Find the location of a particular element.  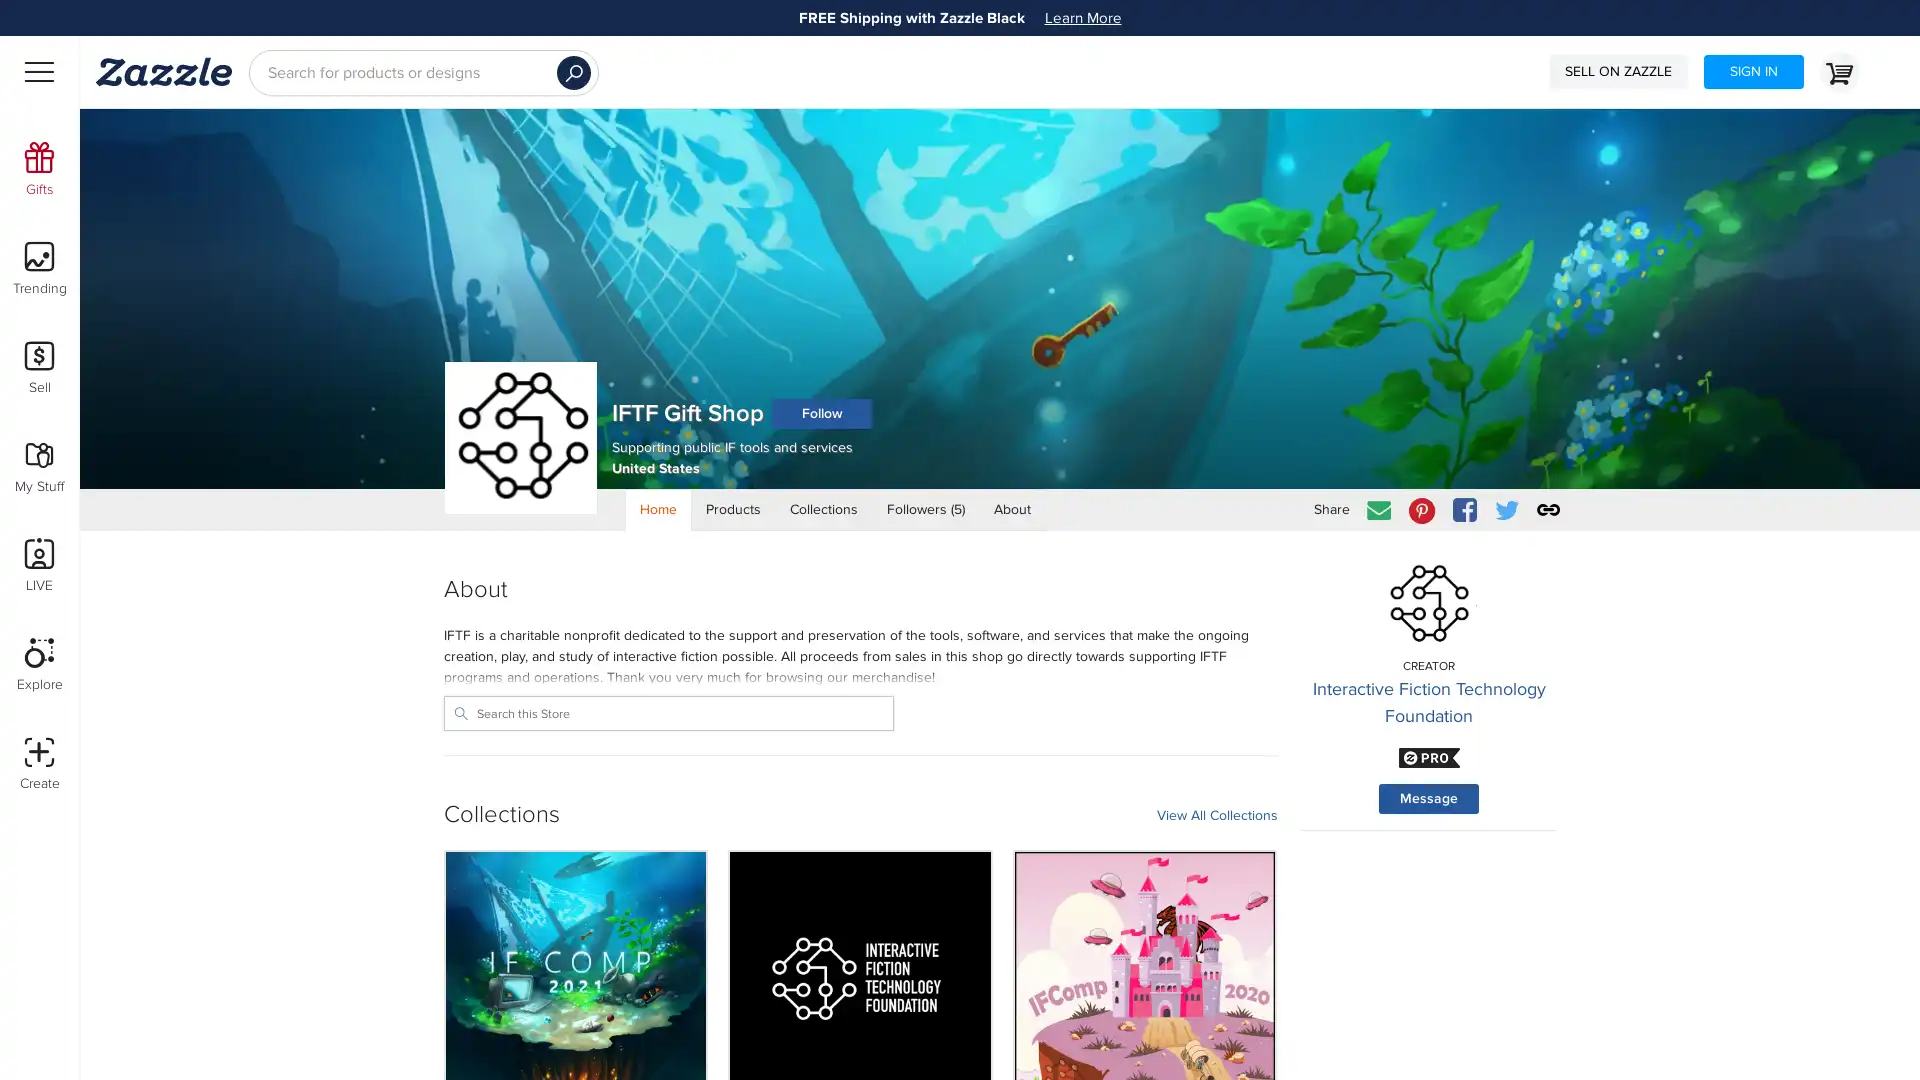

SIGN IN is located at coordinates (1752, 71).